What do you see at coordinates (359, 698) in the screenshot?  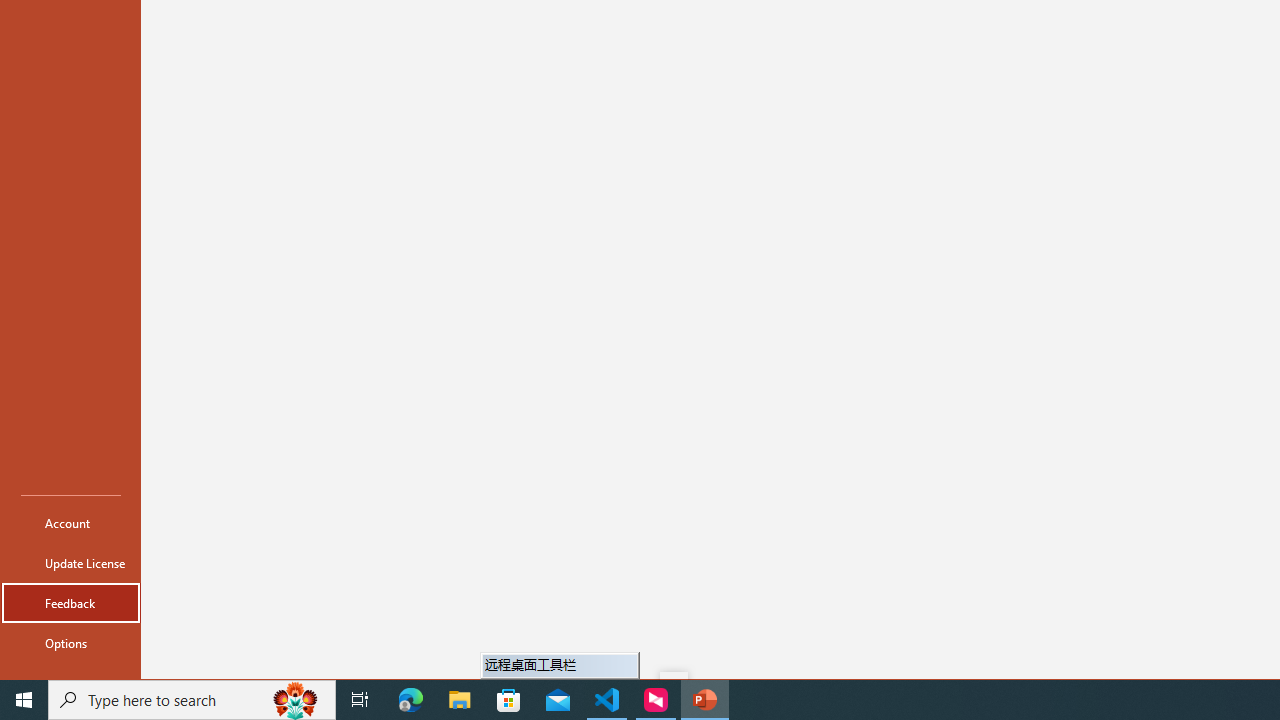 I see `'Task View'` at bounding box center [359, 698].